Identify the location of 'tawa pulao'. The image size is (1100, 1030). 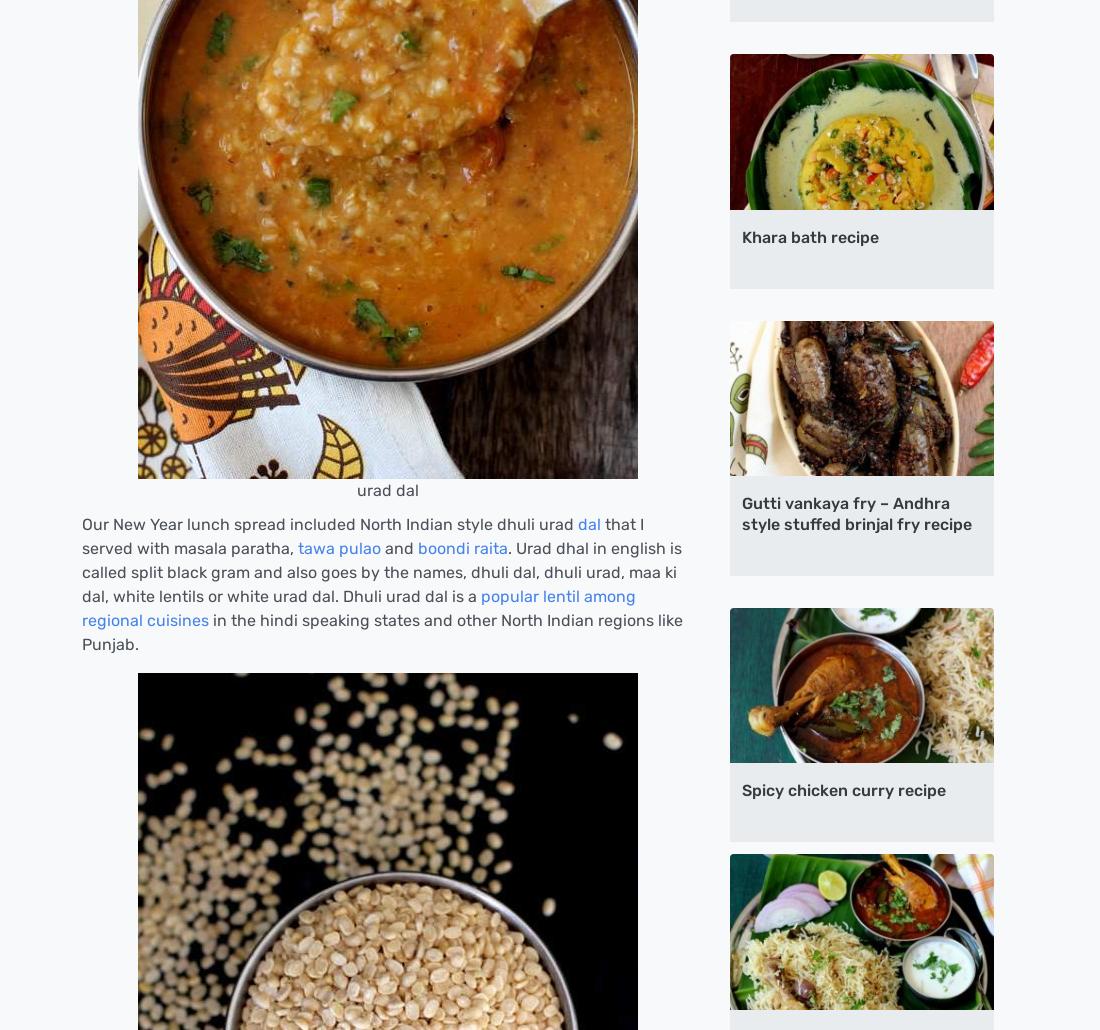
(338, 547).